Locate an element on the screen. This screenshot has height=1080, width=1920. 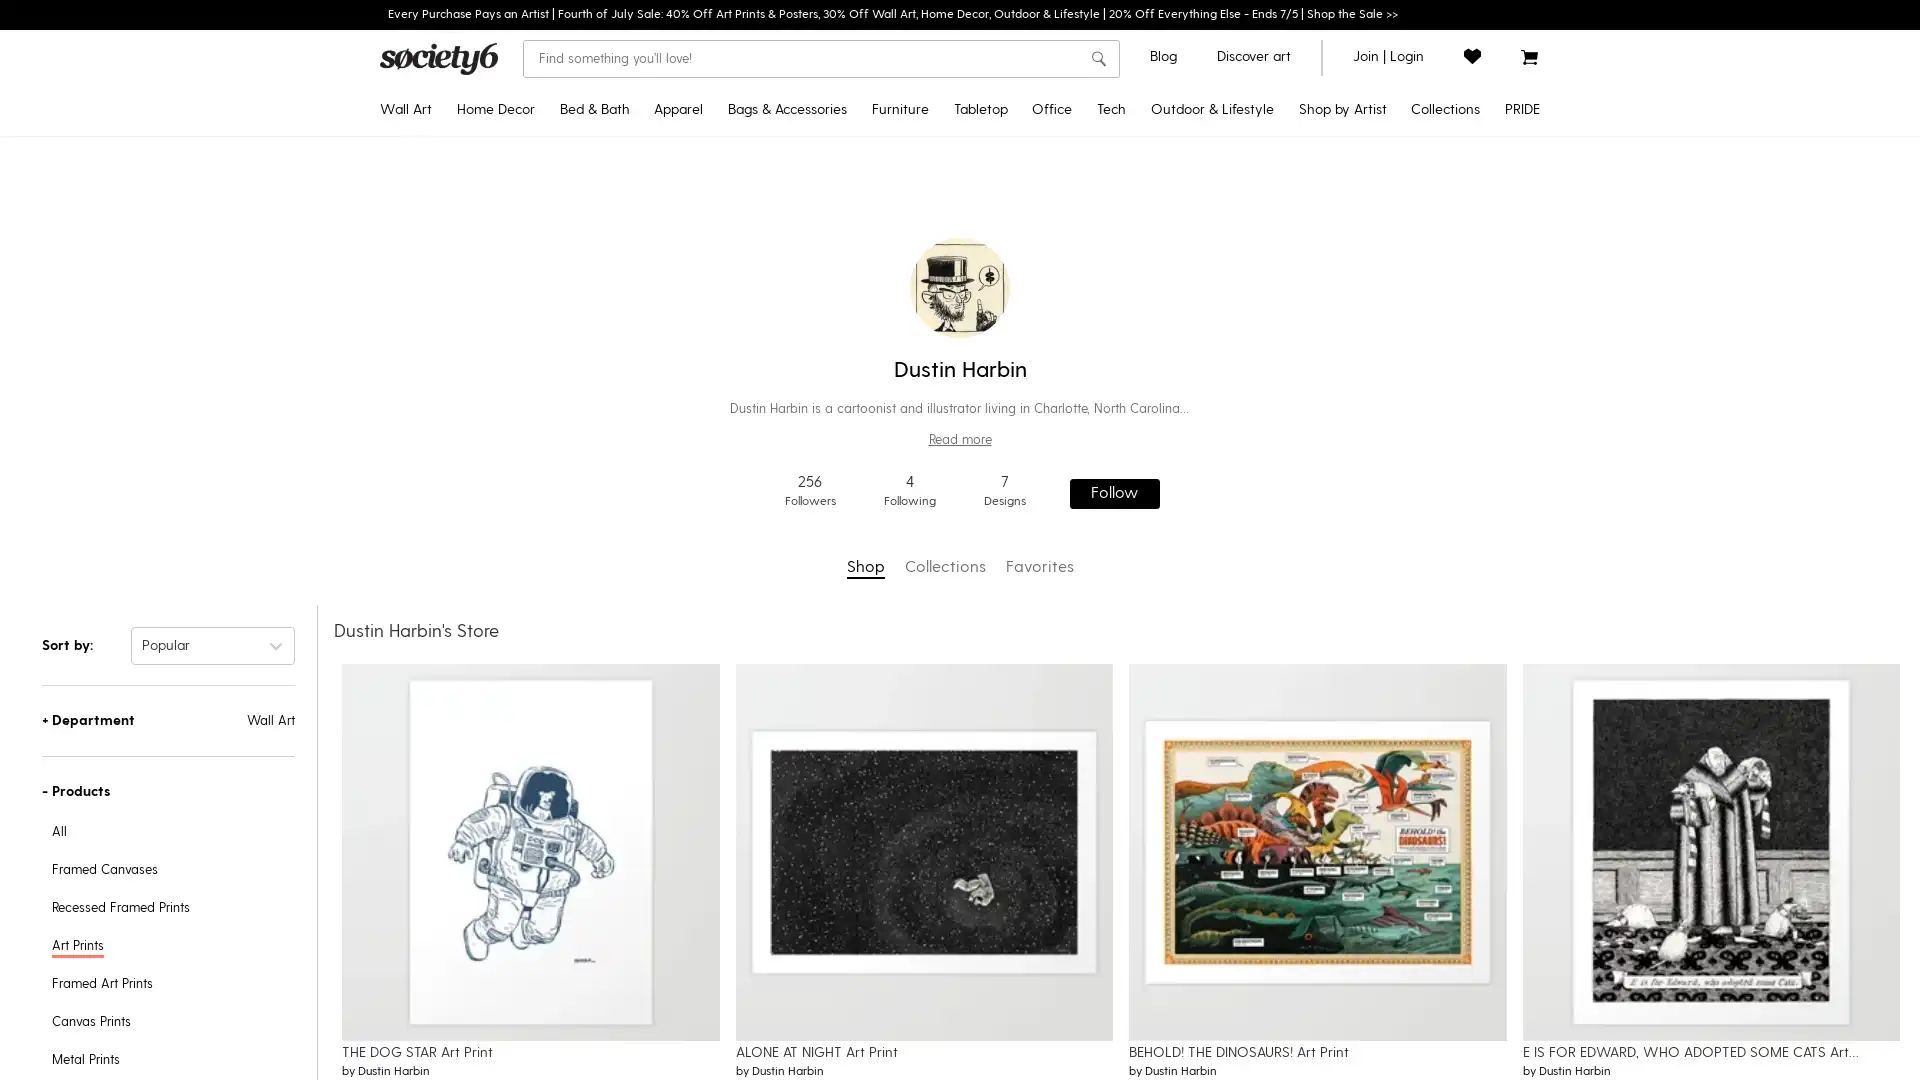
Jigsaw Puzzles is located at coordinates (1101, 257).